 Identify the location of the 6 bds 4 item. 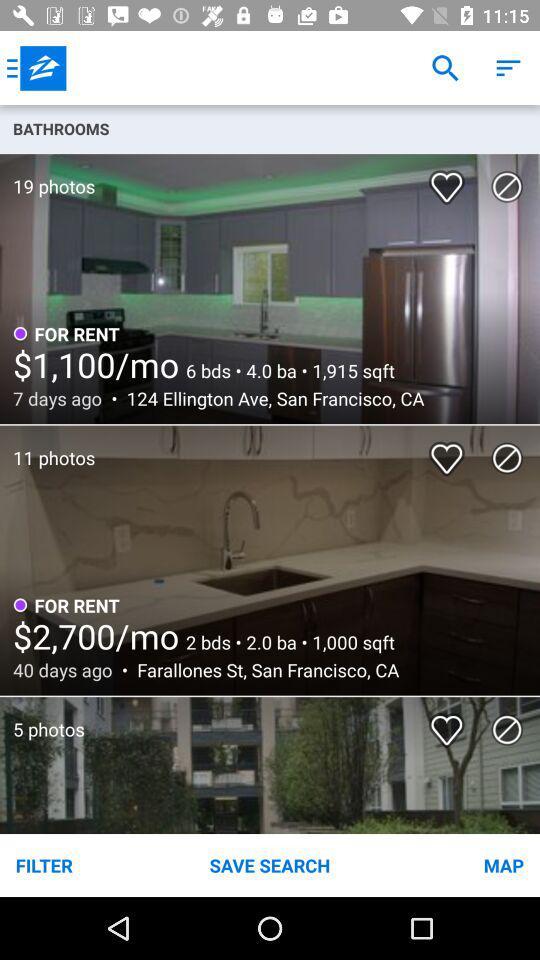
(286, 369).